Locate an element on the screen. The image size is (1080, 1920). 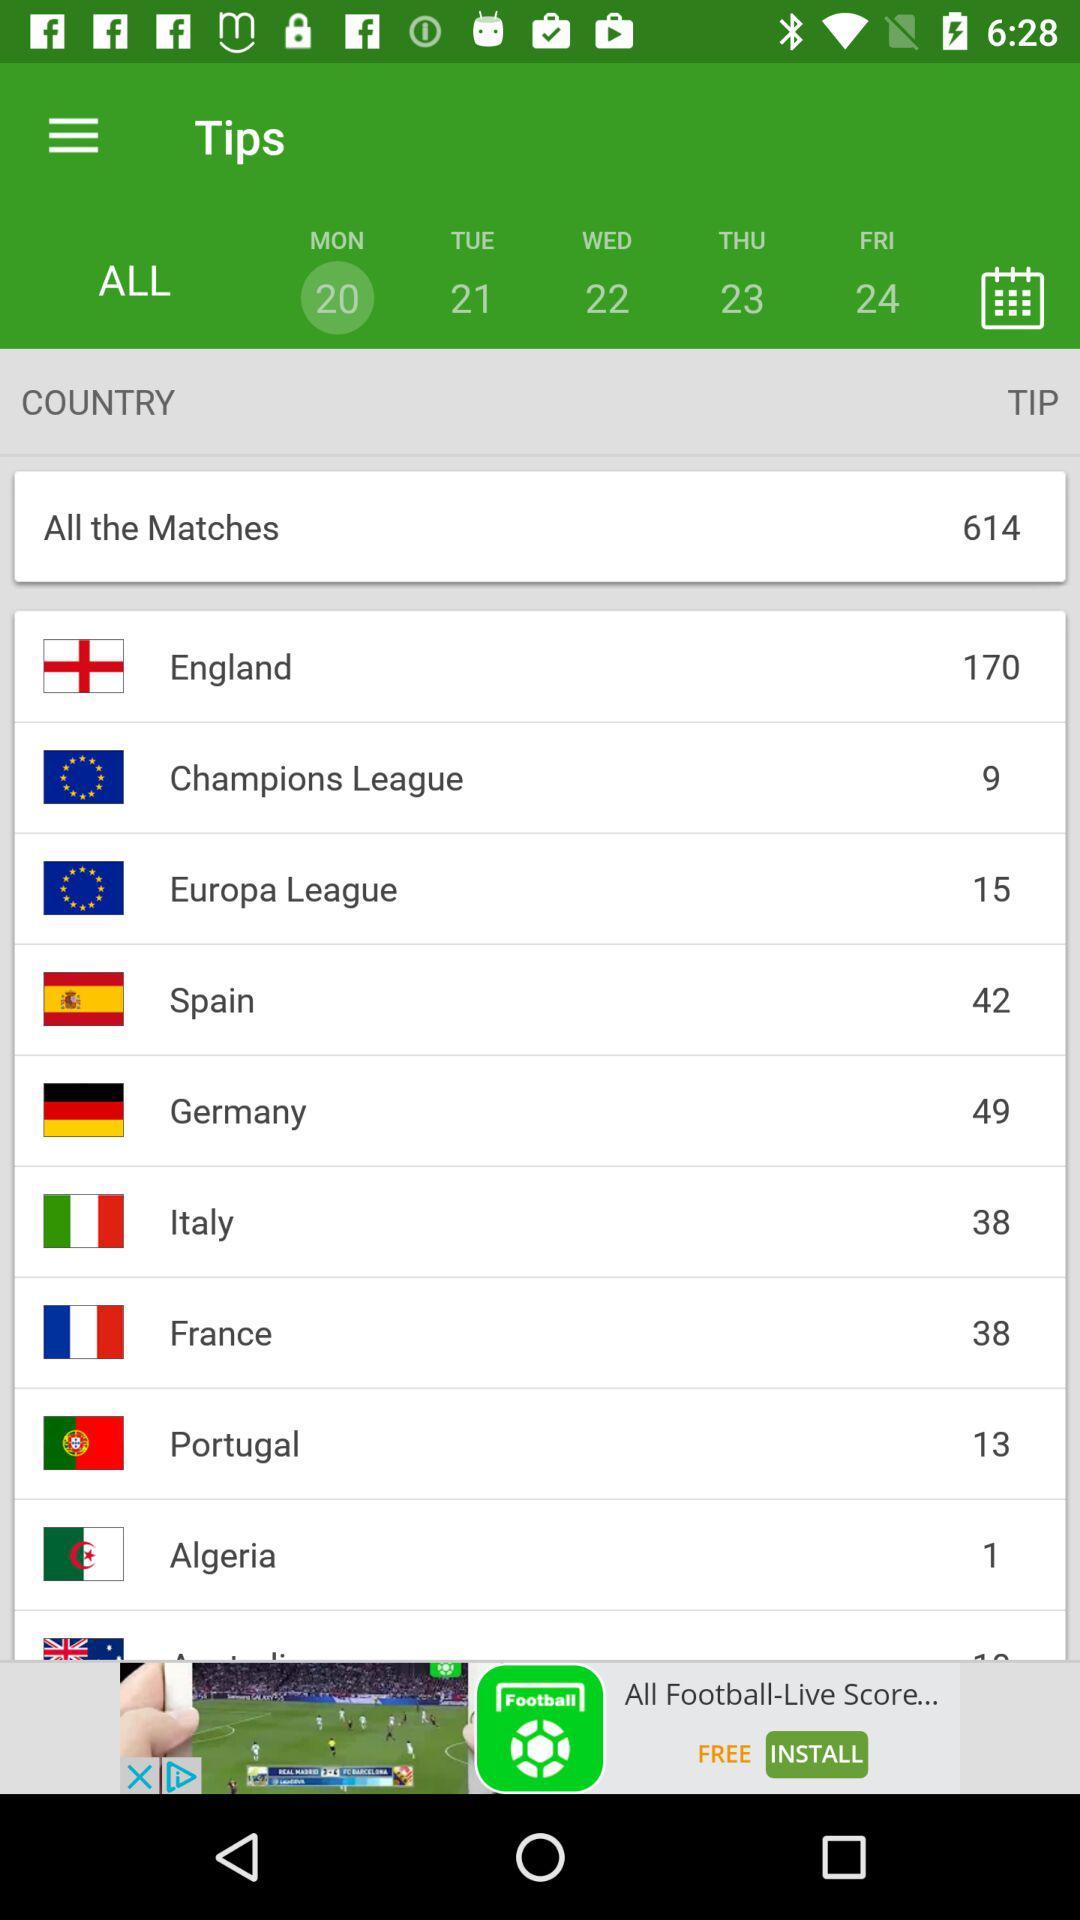
tap on advertisement is located at coordinates (540, 1727).